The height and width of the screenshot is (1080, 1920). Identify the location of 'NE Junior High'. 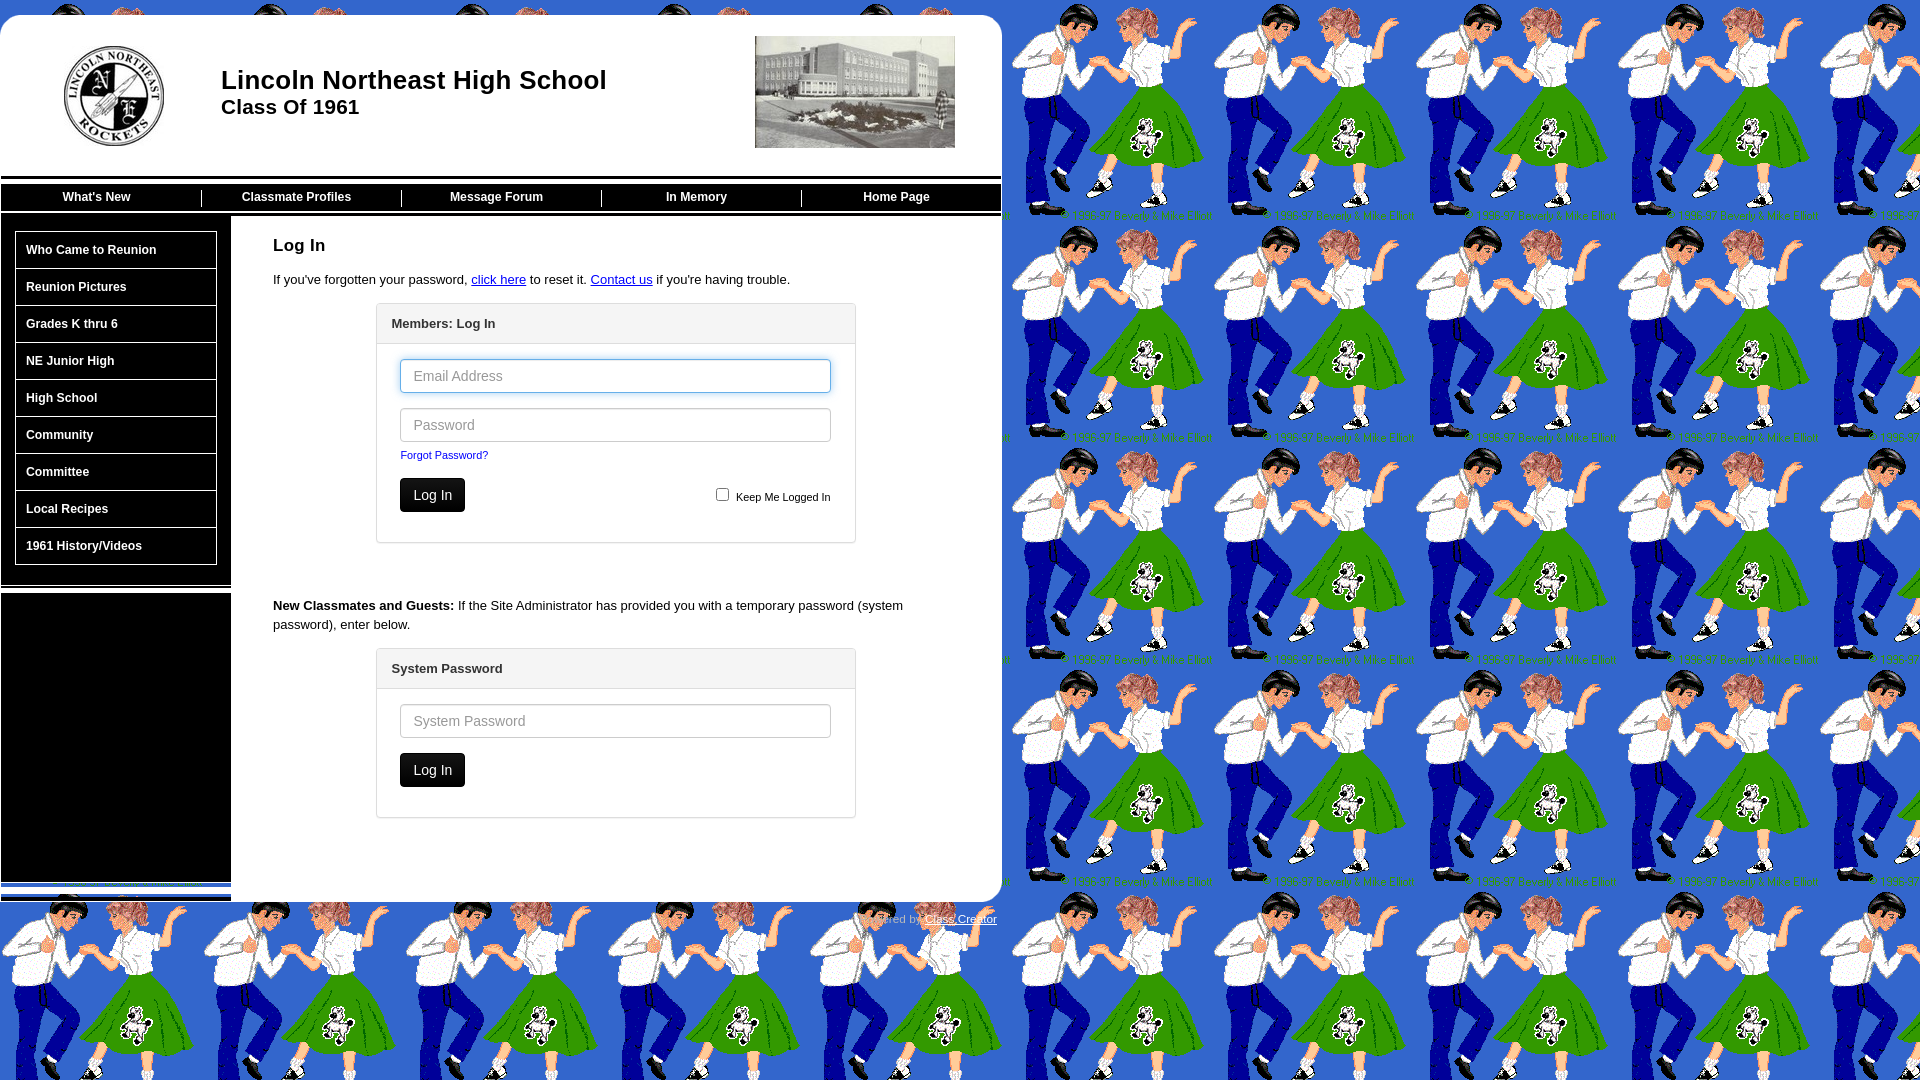
(114, 361).